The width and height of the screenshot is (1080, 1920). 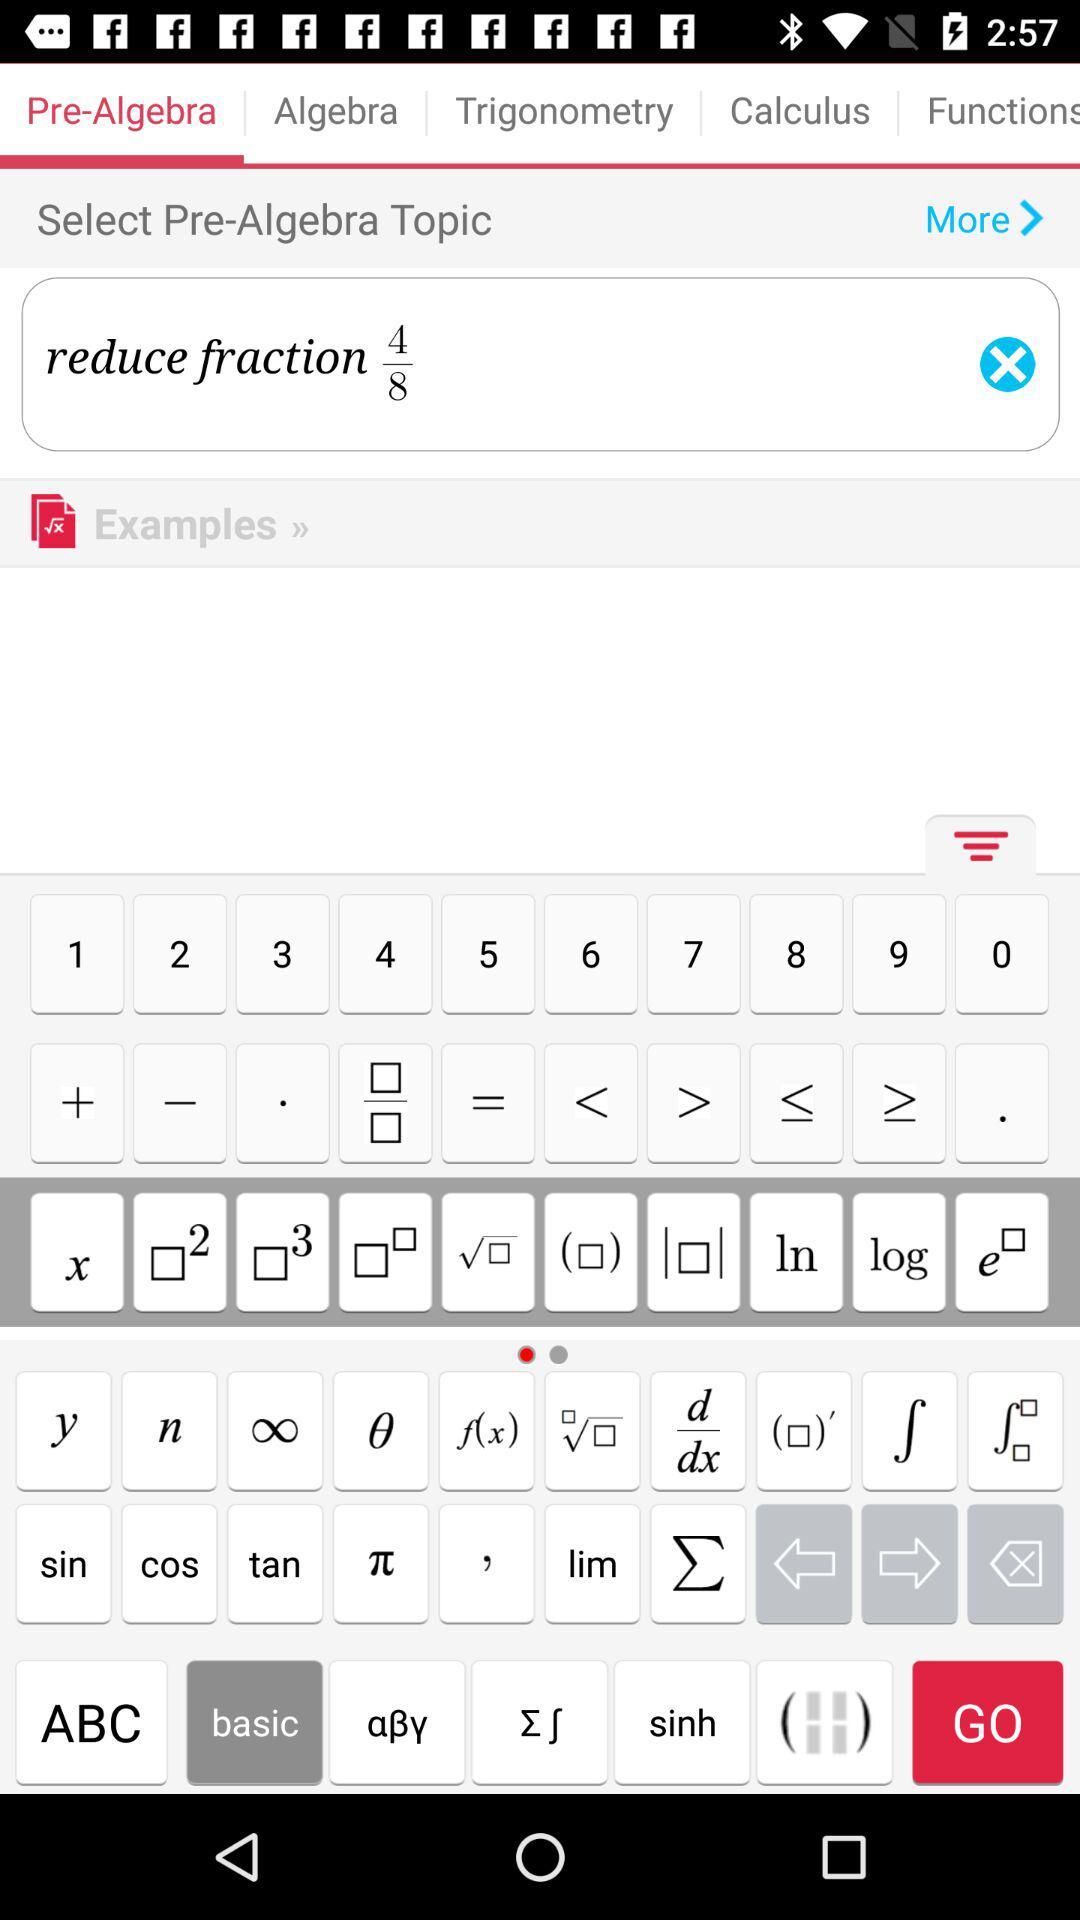 I want to click on multtbull button, so click(x=488, y=1101).